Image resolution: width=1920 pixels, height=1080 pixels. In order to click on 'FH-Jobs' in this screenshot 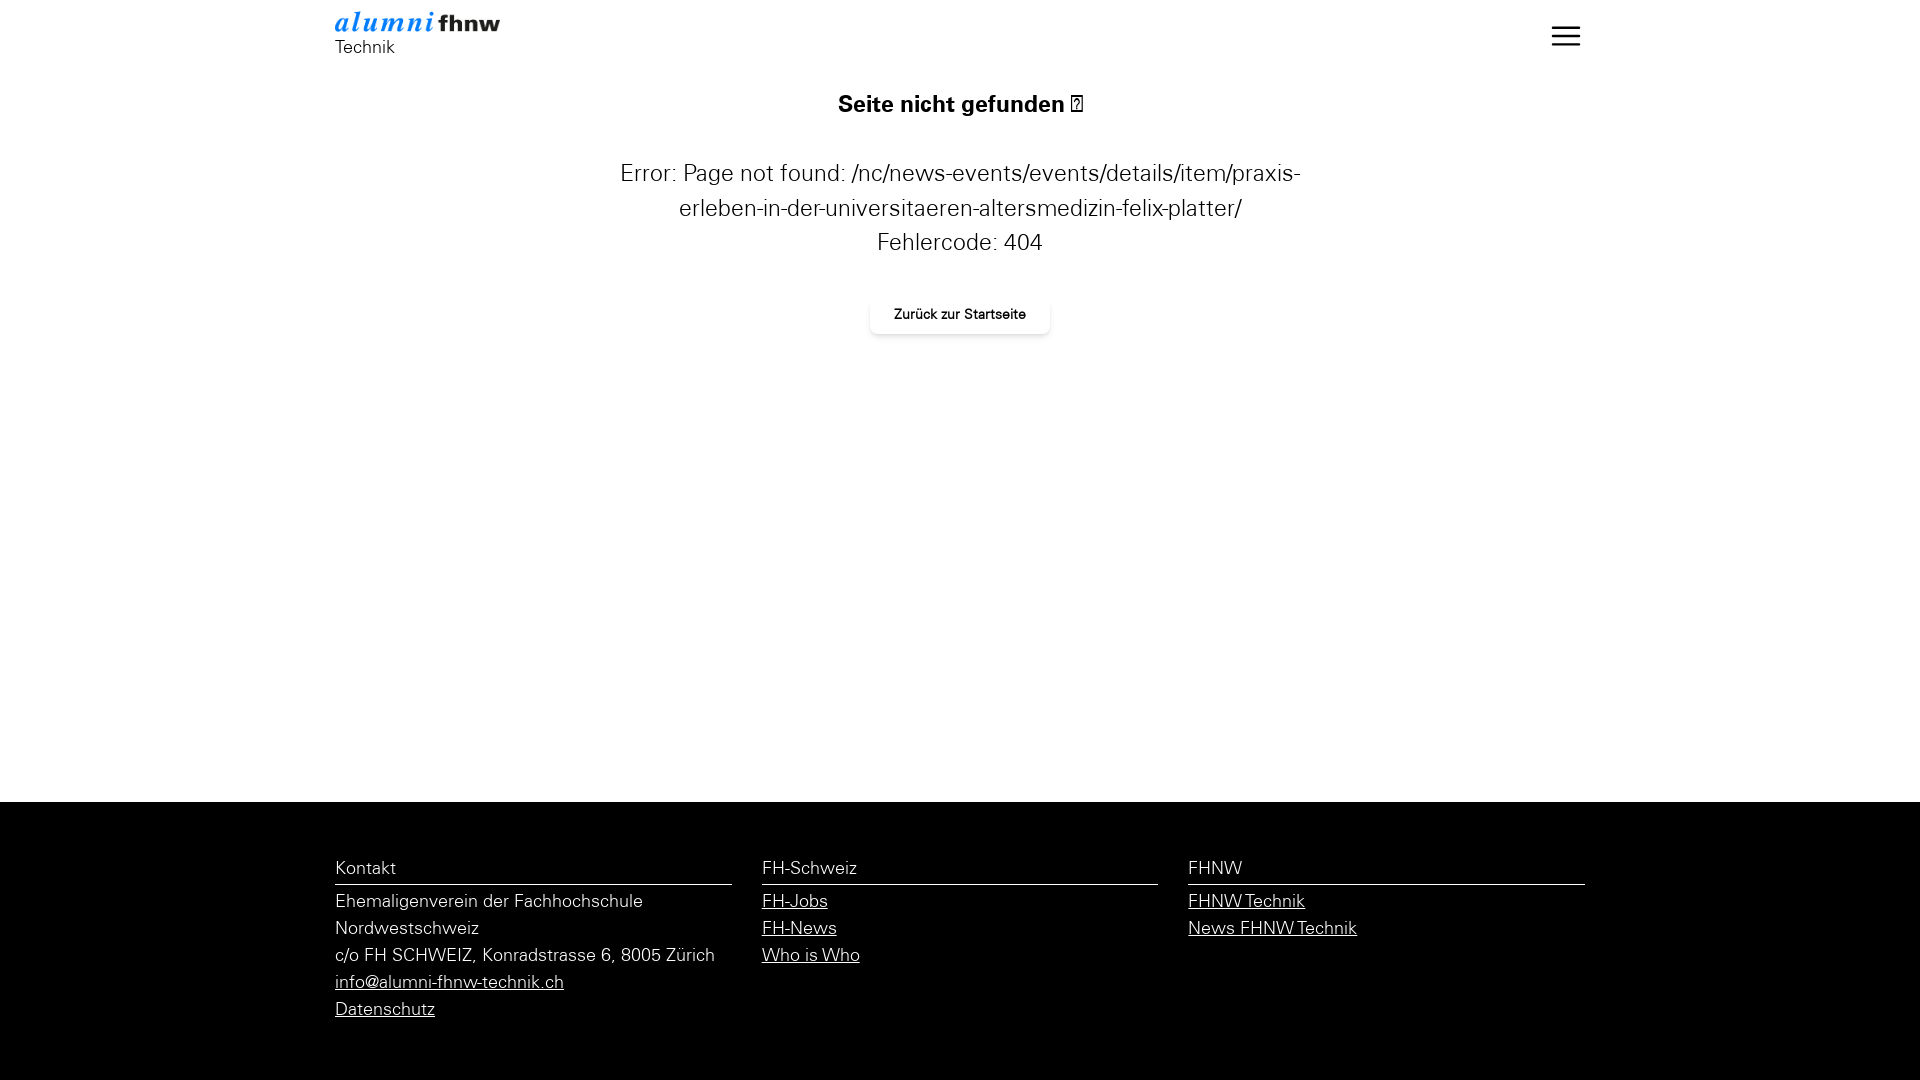, I will do `click(794, 902)`.